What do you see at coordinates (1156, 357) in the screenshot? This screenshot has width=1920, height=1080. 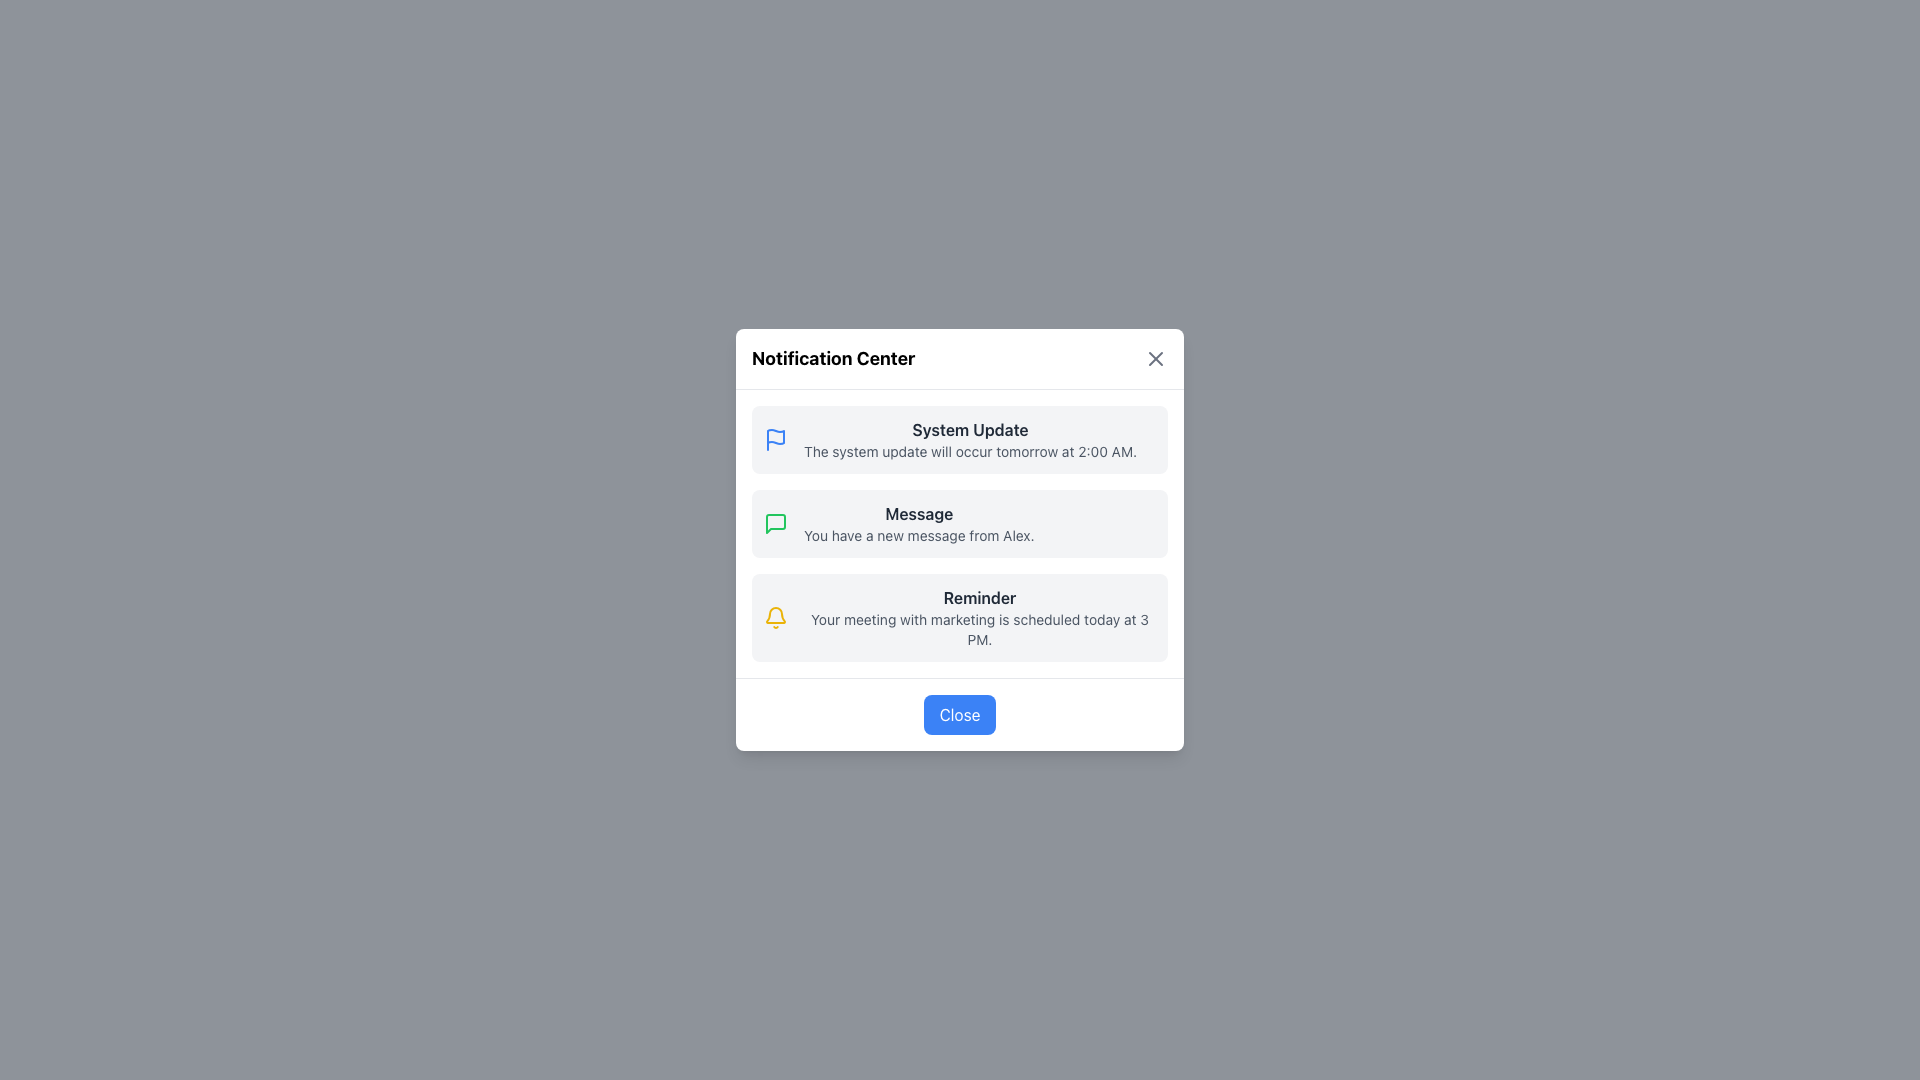 I see `the small diagonal cross icon located at the top right corner of the Notification Center popup` at bounding box center [1156, 357].